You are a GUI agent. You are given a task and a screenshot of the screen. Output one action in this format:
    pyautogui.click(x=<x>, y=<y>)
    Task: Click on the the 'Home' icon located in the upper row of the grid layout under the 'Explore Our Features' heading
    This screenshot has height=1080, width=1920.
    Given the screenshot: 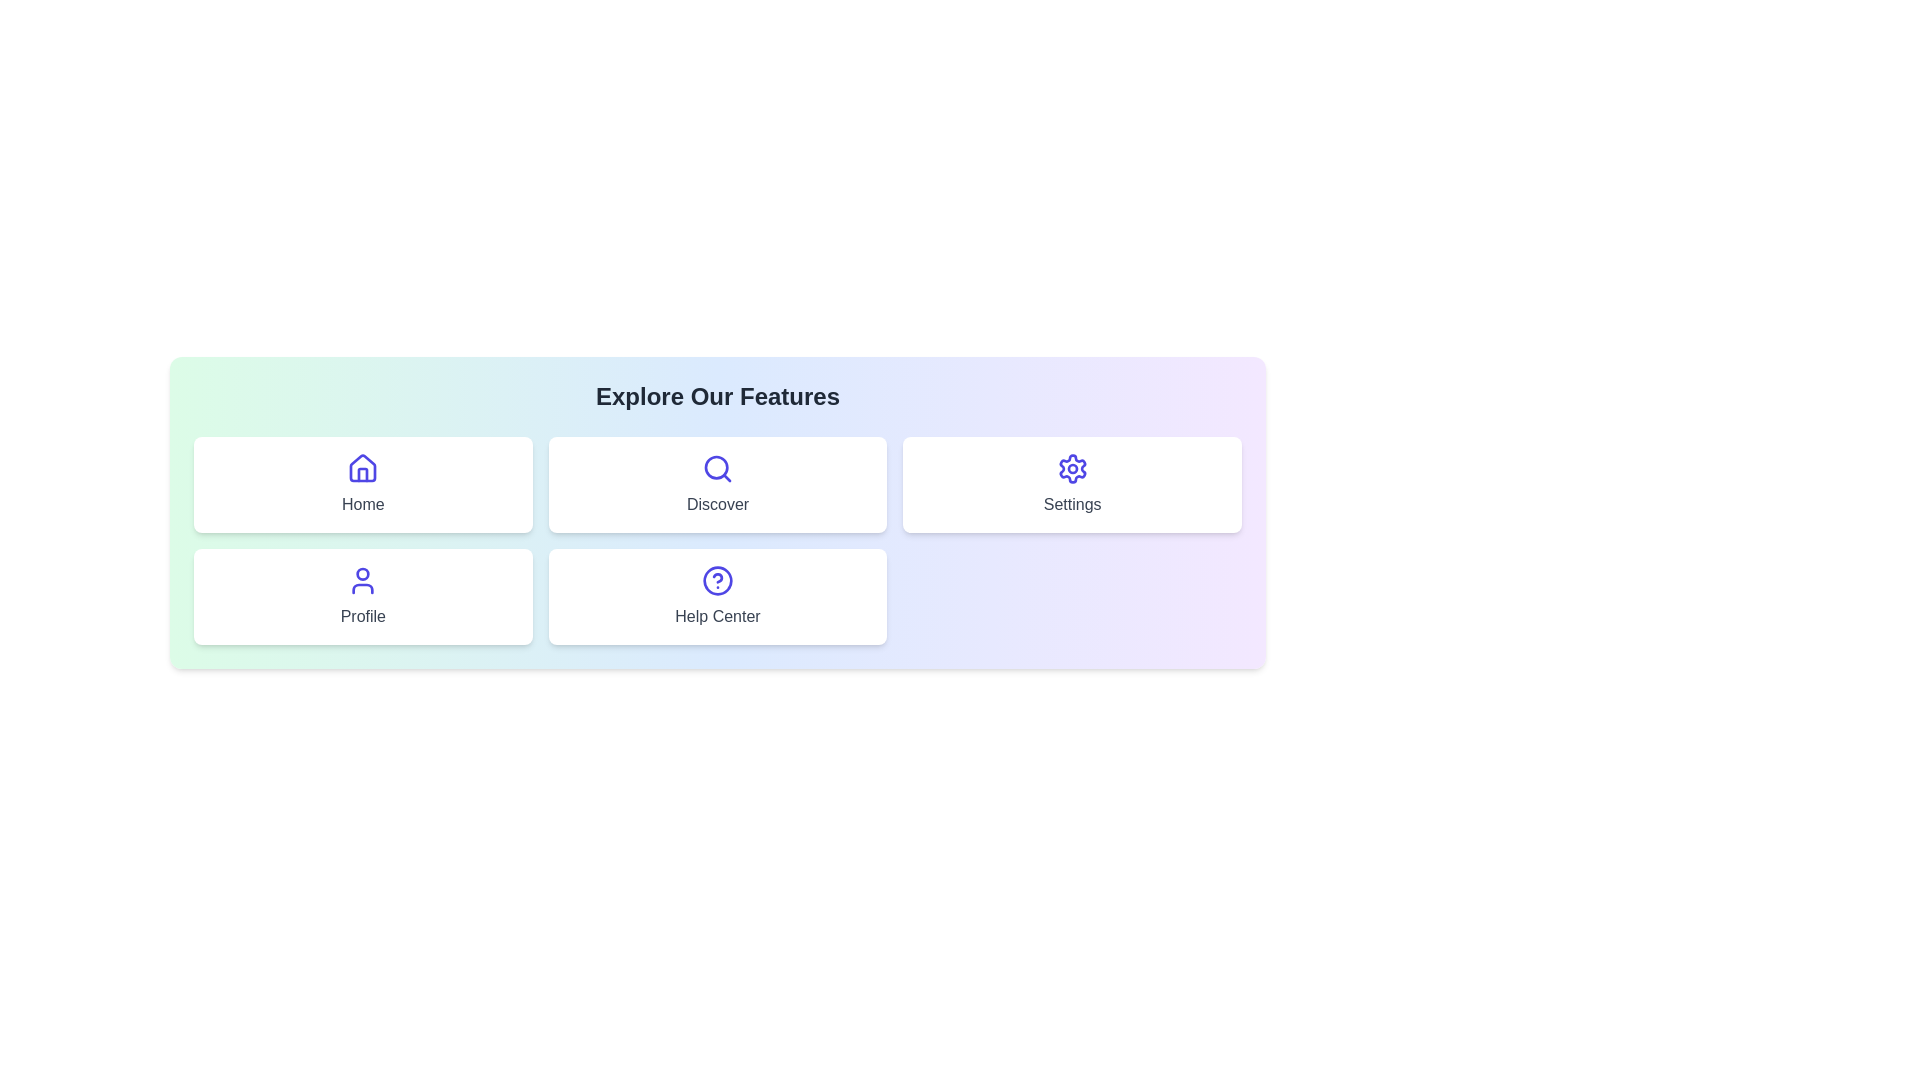 What is the action you would take?
    pyautogui.click(x=363, y=467)
    